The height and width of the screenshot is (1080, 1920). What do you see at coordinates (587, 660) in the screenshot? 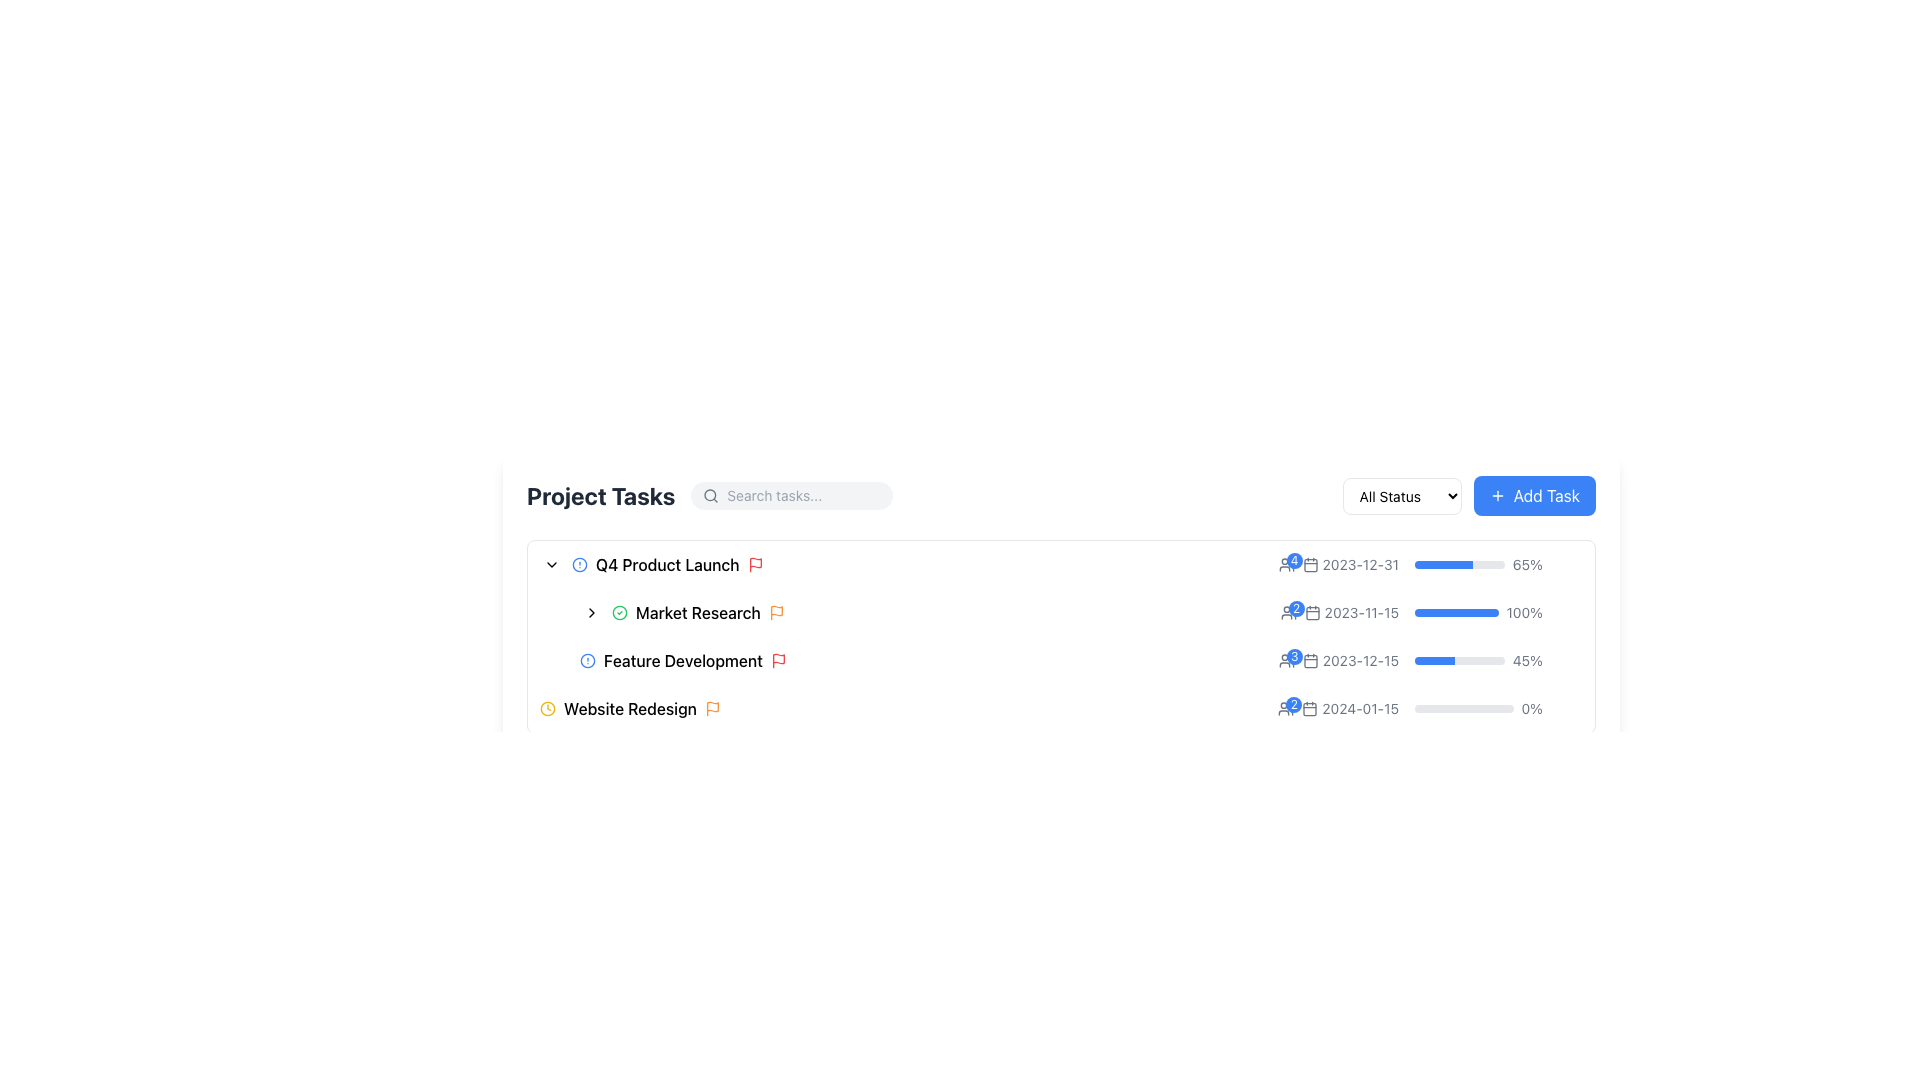
I see `the alert icon indicating the state of alert for the 'Feature Development' task, which is visually represented as an SVG graphic located to the left of the task text` at bounding box center [587, 660].